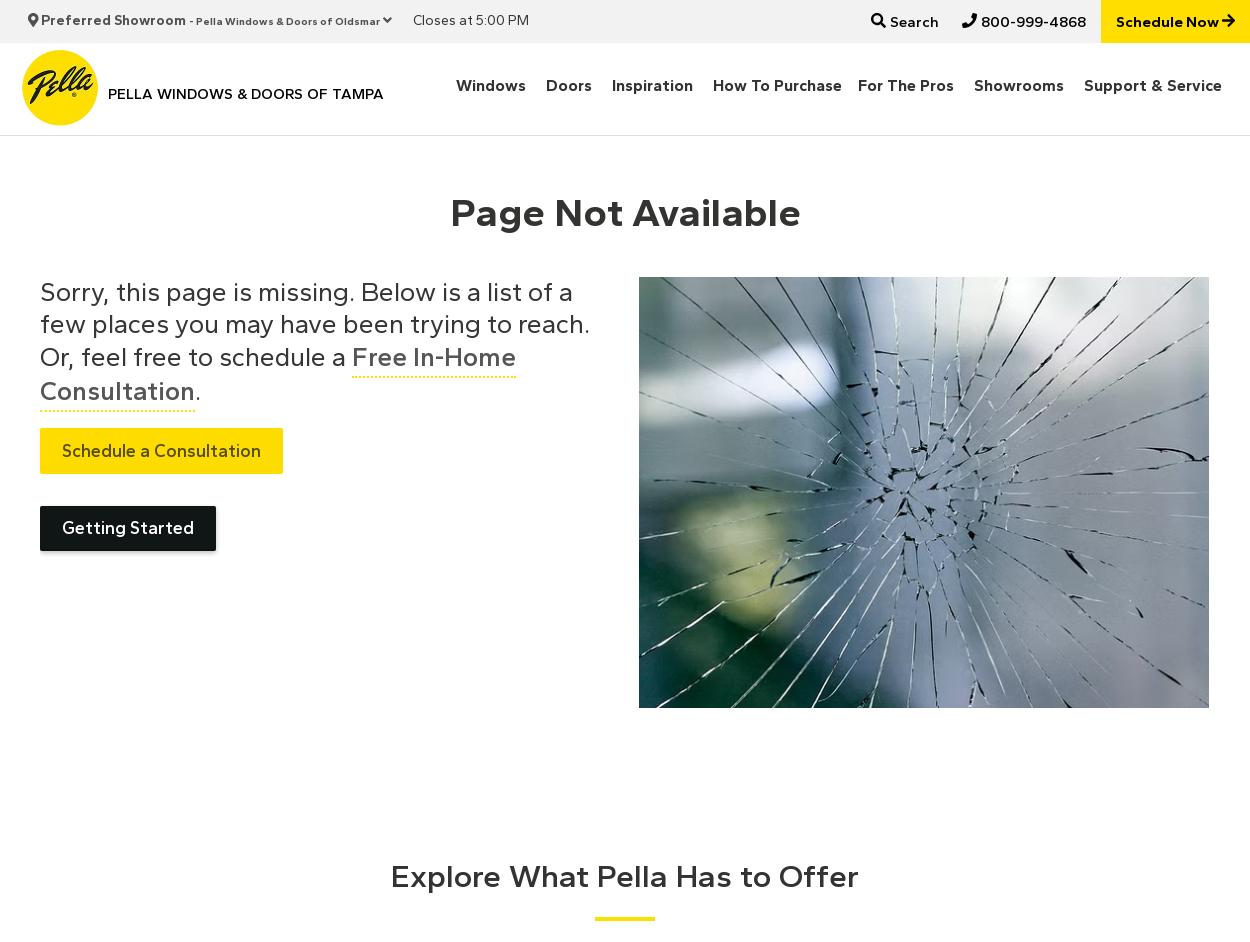 This screenshot has height=942, width=1250. What do you see at coordinates (469, 20) in the screenshot?
I see `'Closes at  5:00 PM'` at bounding box center [469, 20].